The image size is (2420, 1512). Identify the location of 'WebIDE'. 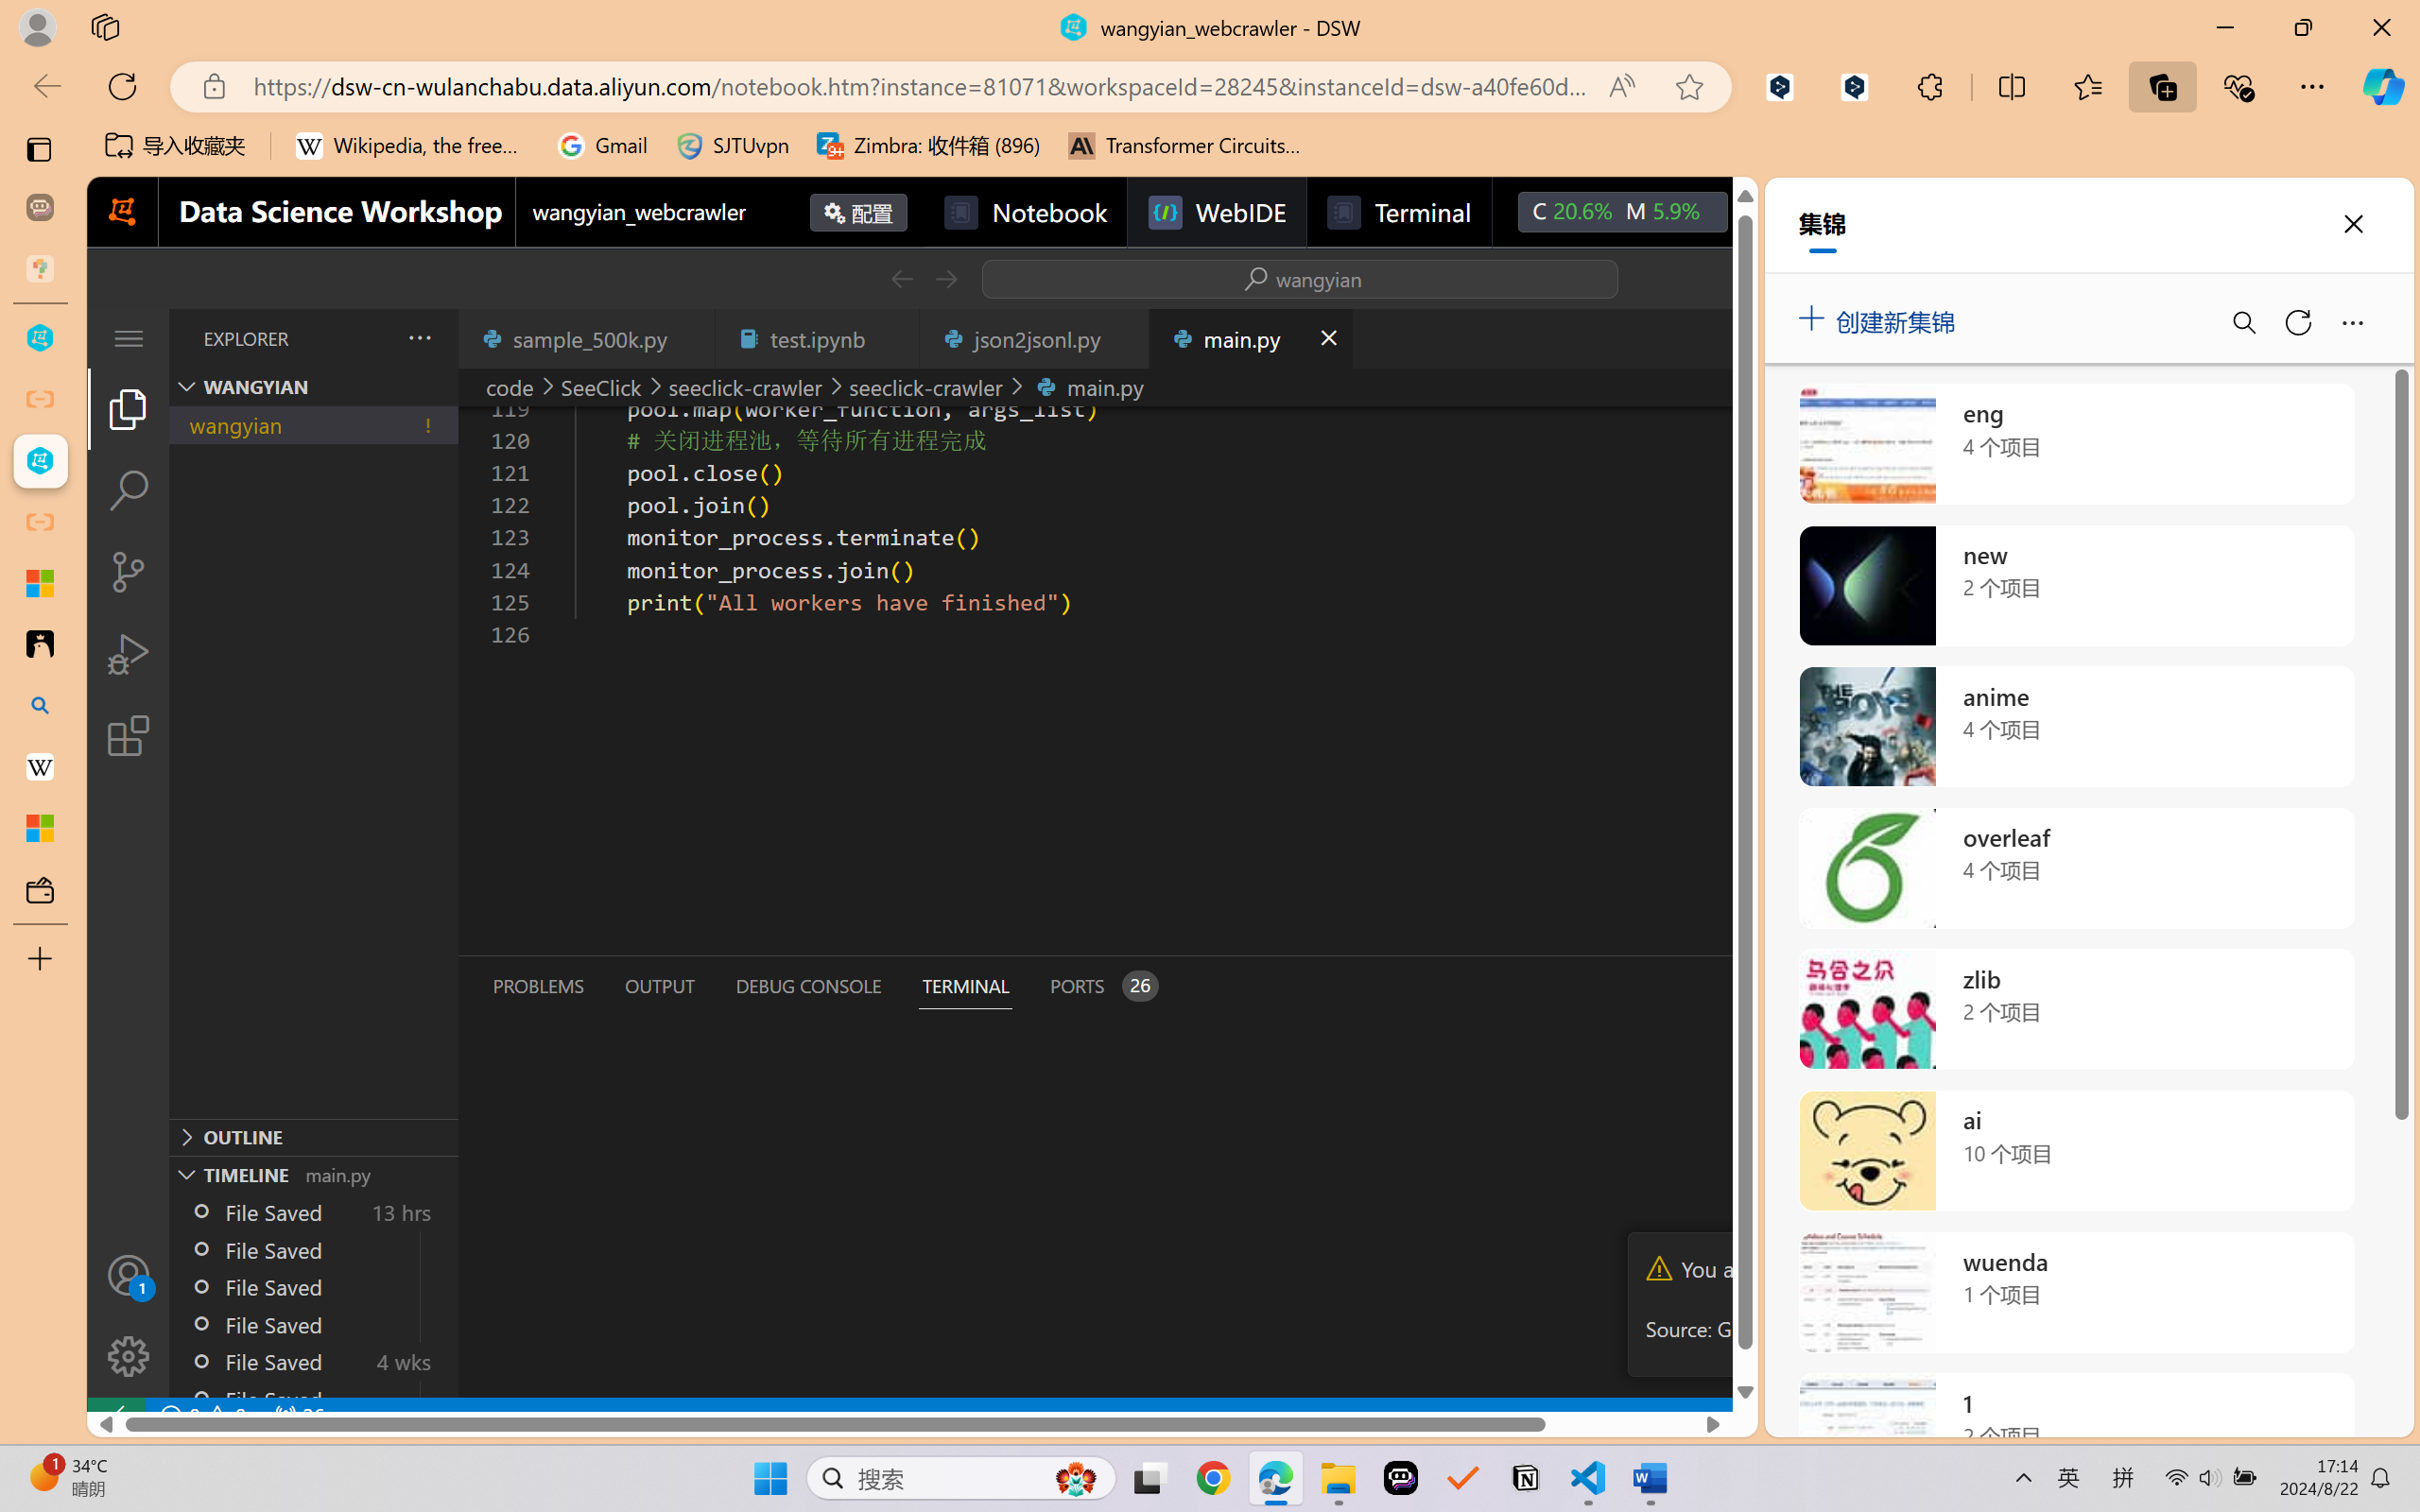
(1216, 211).